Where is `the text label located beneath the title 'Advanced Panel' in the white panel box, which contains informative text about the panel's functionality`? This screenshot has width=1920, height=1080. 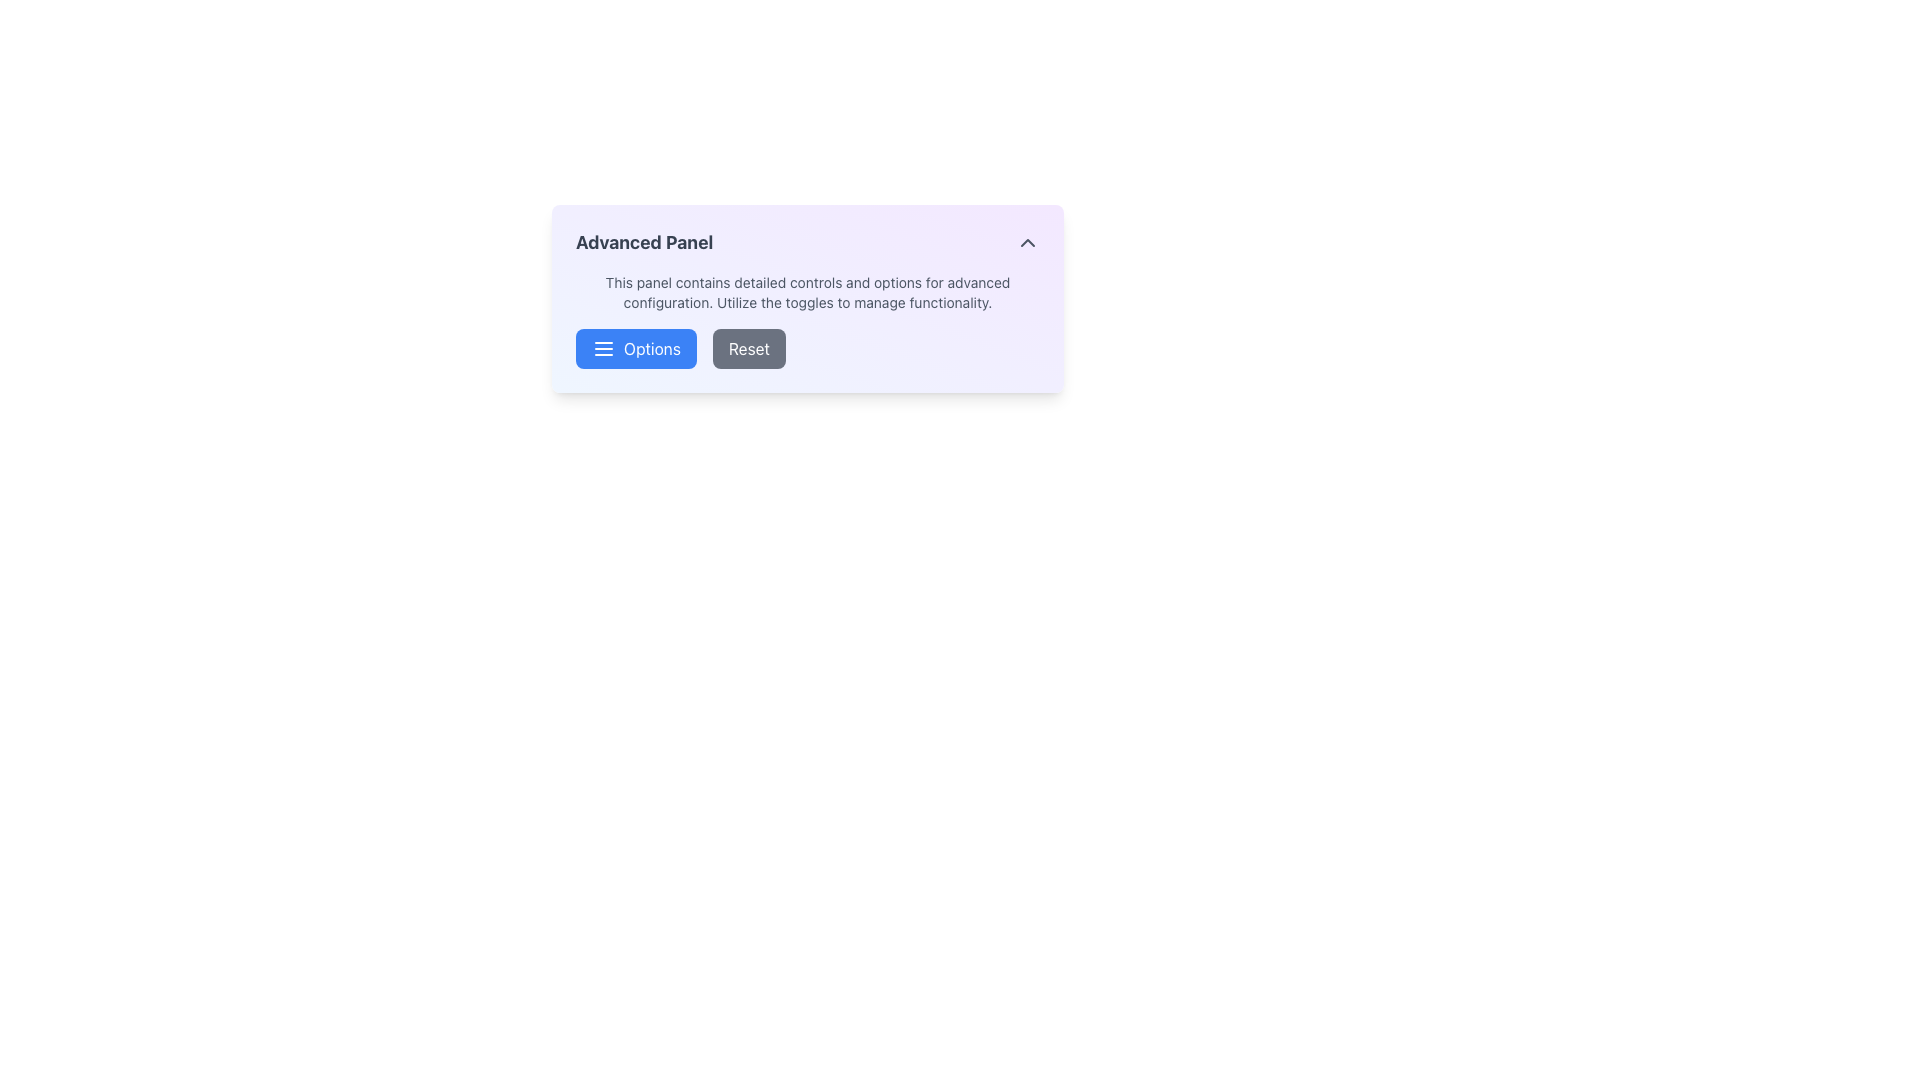 the text label located beneath the title 'Advanced Panel' in the white panel box, which contains informative text about the panel's functionality is located at coordinates (807, 293).